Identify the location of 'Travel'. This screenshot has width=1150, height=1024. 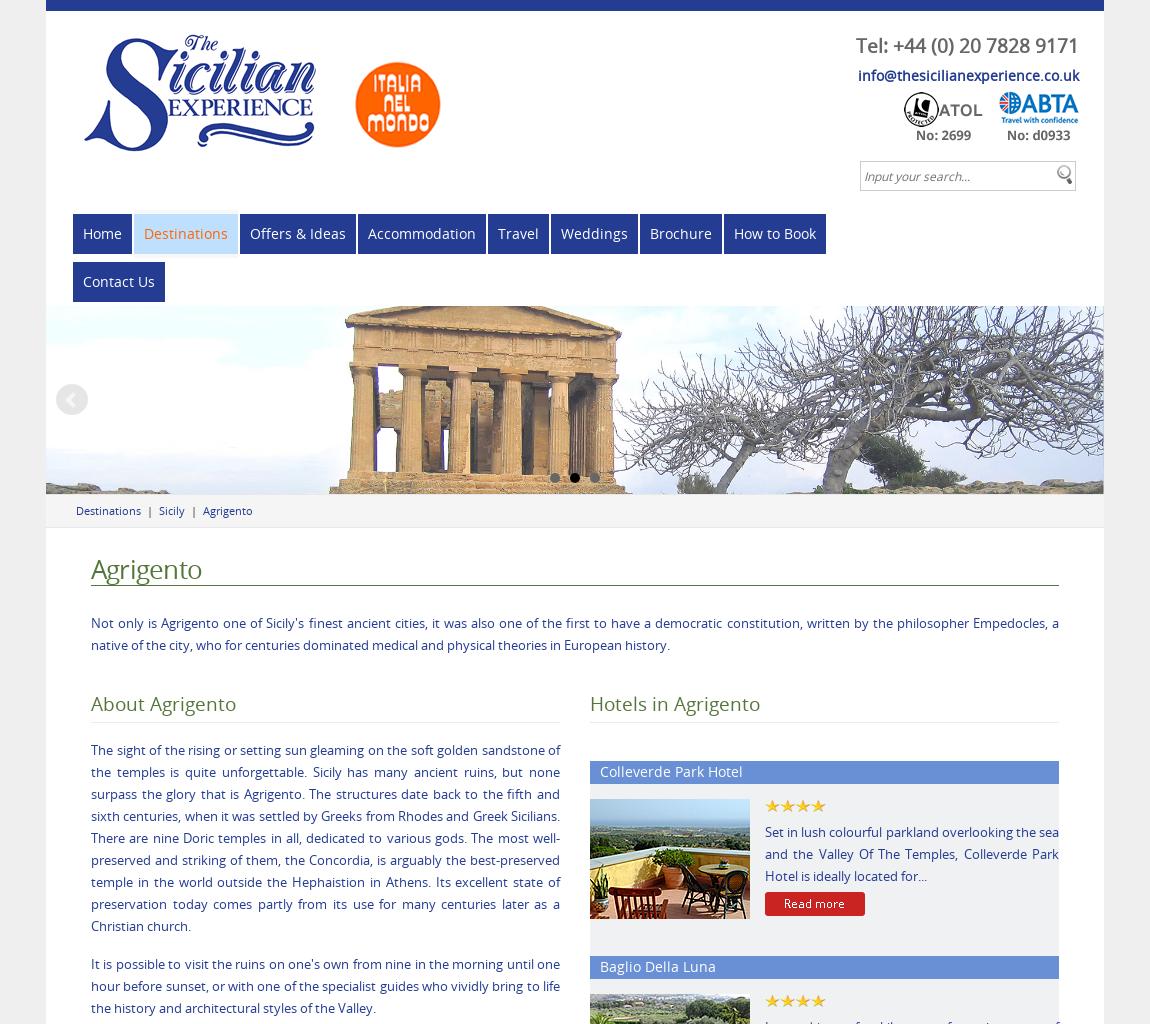
(518, 232).